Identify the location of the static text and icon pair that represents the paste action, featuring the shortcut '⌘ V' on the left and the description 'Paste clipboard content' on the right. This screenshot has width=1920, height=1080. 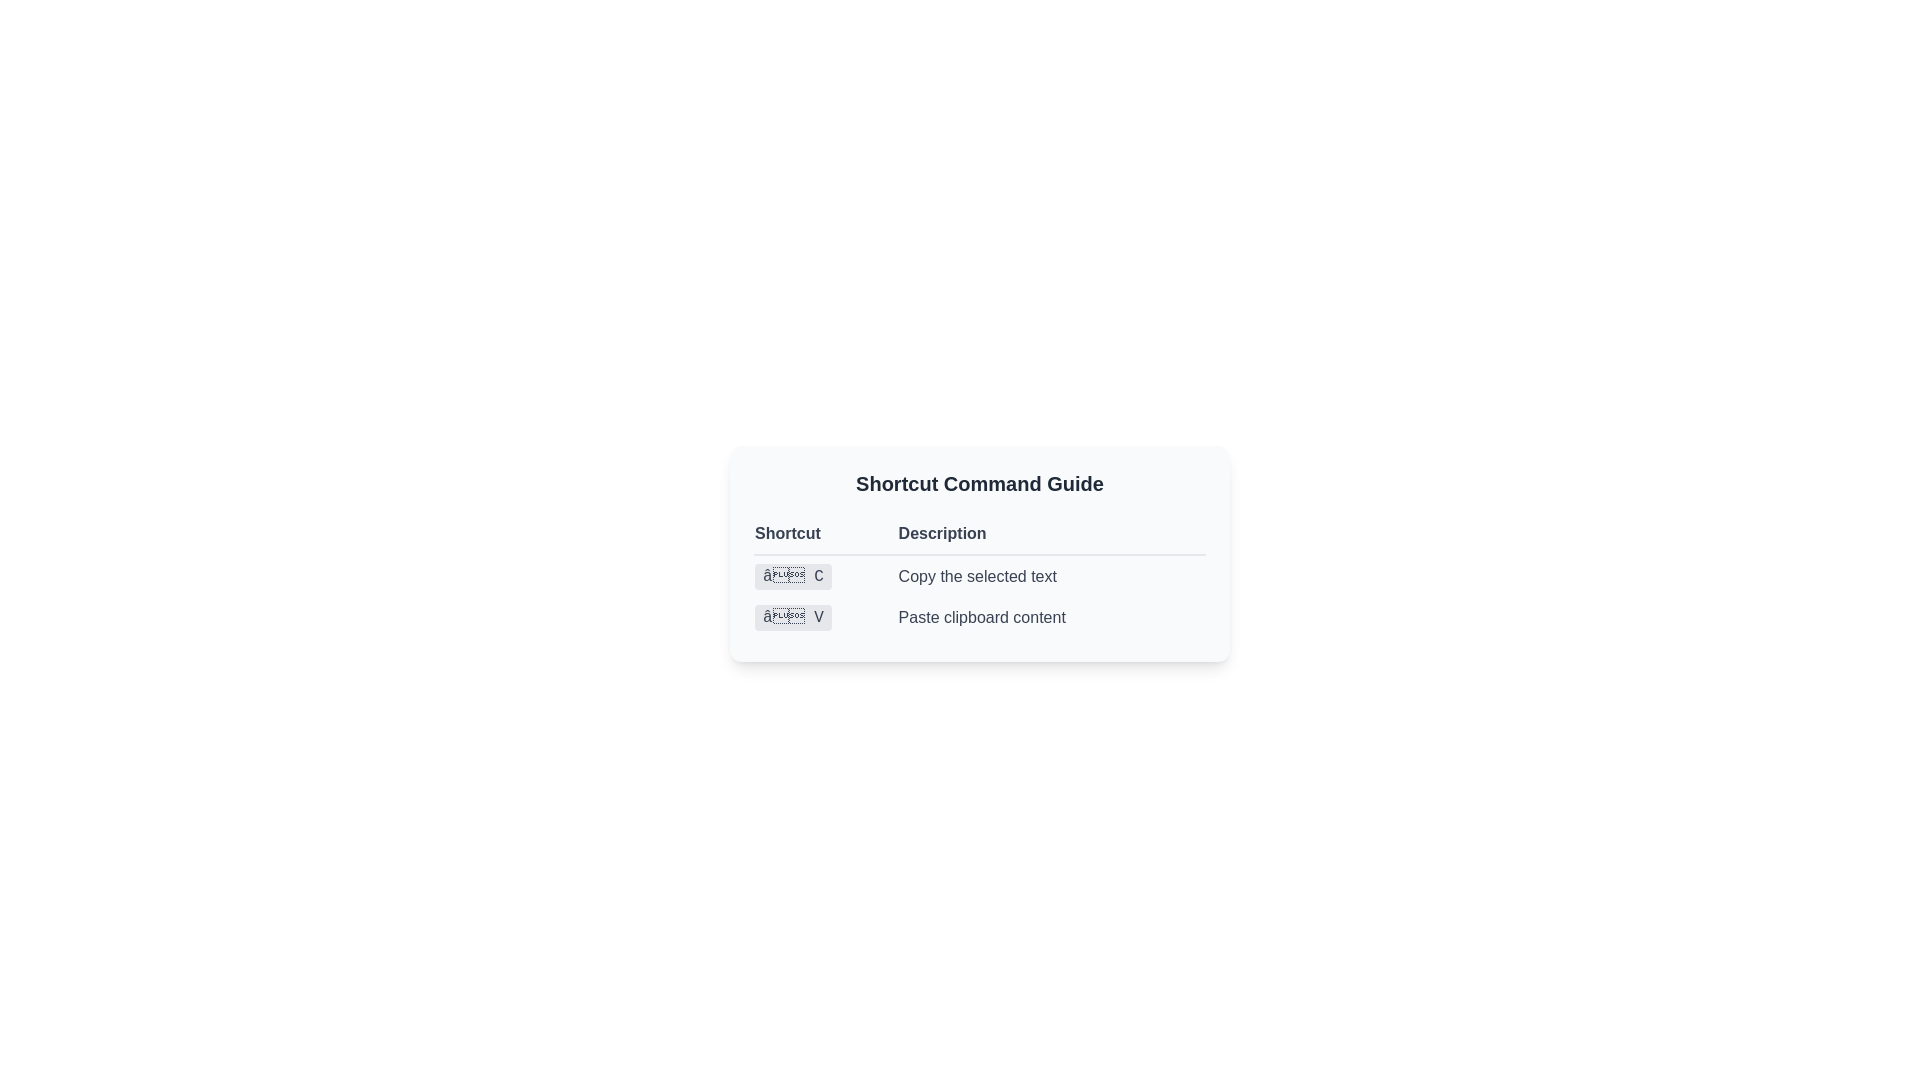
(979, 616).